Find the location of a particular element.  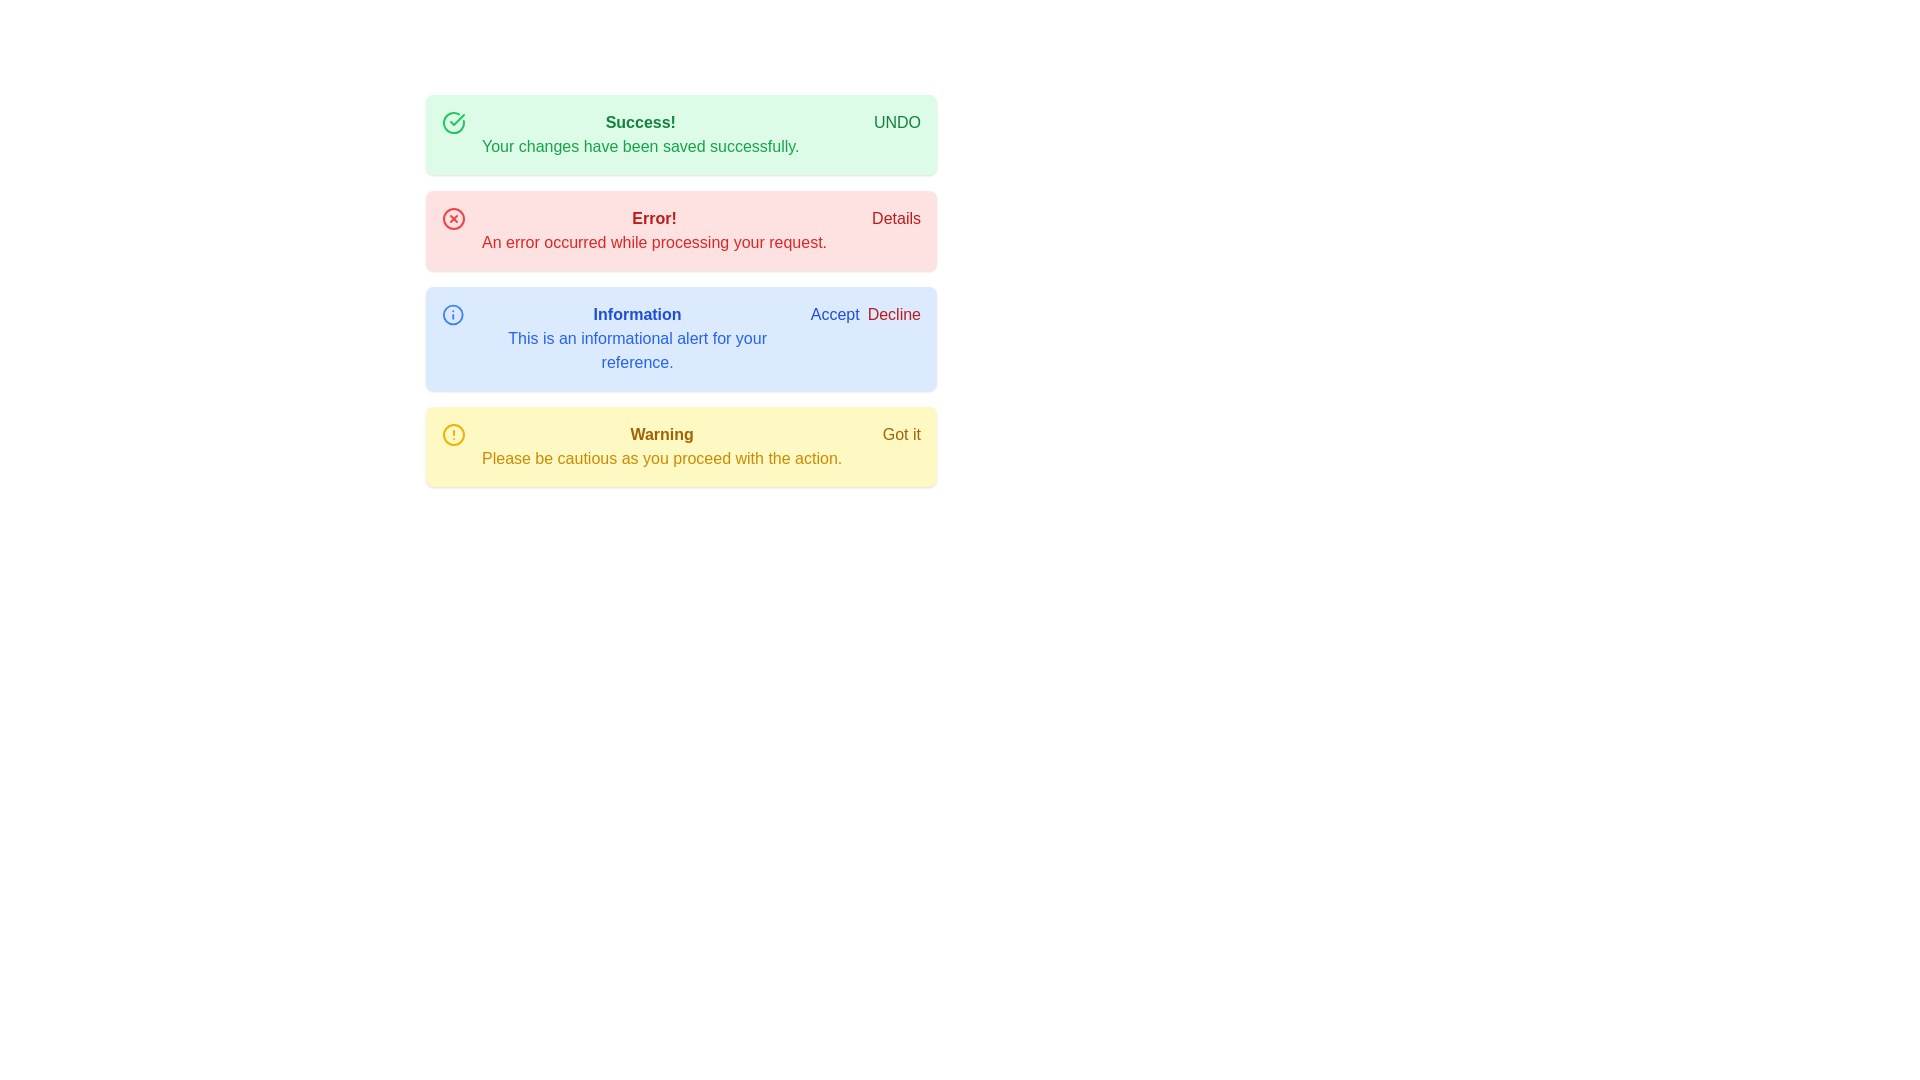

the 'Details' hyperlink styled in bold red font located is located at coordinates (895, 219).